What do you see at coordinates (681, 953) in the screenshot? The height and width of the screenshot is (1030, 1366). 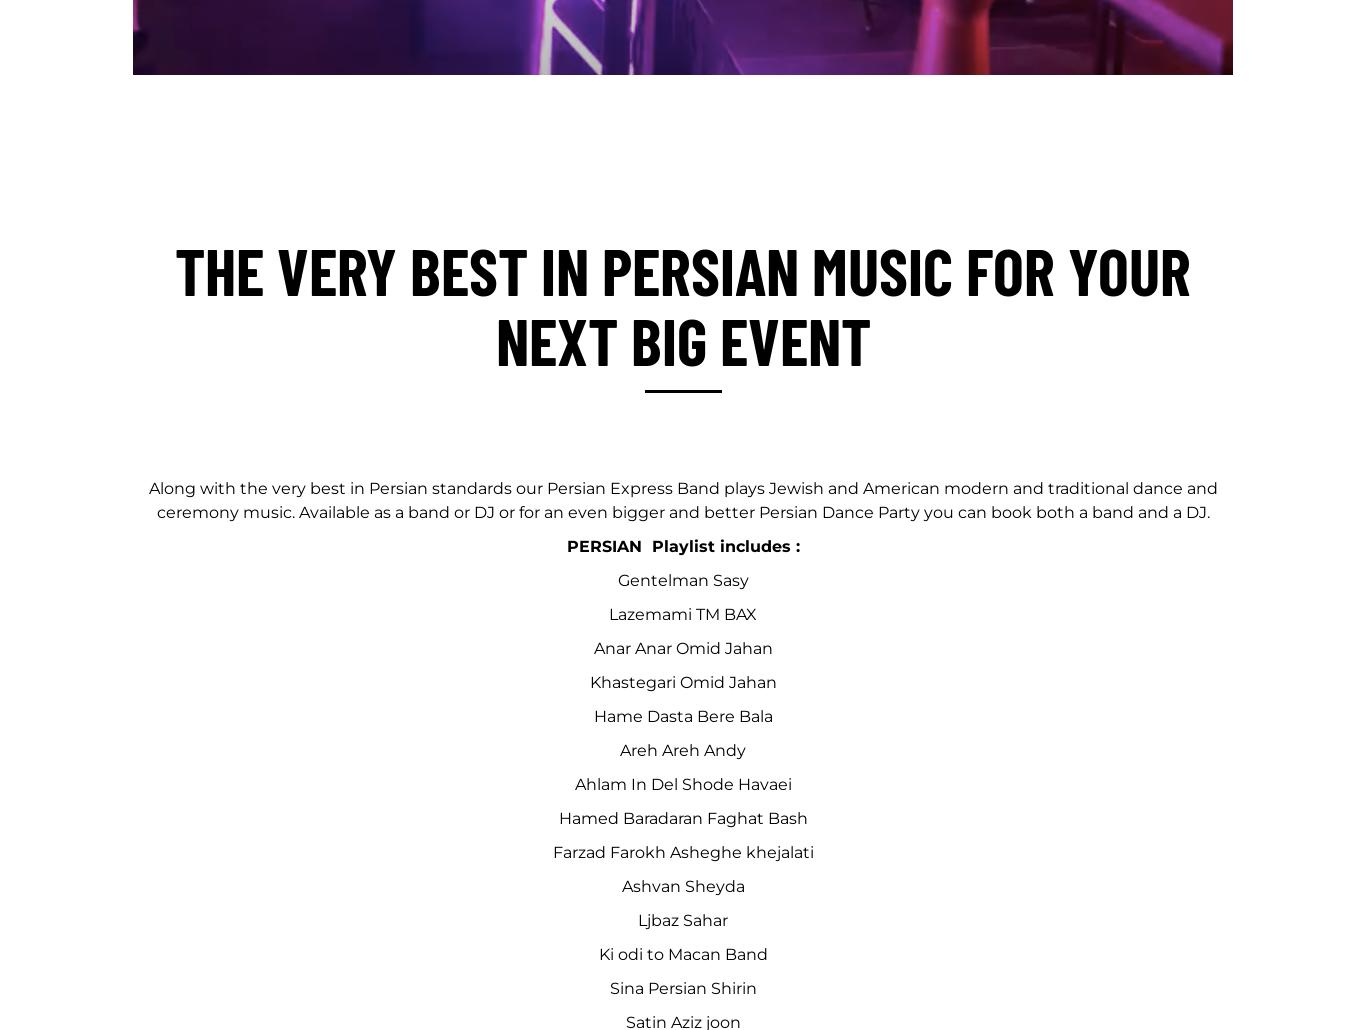 I see `'Ki odi to Macan Band'` at bounding box center [681, 953].